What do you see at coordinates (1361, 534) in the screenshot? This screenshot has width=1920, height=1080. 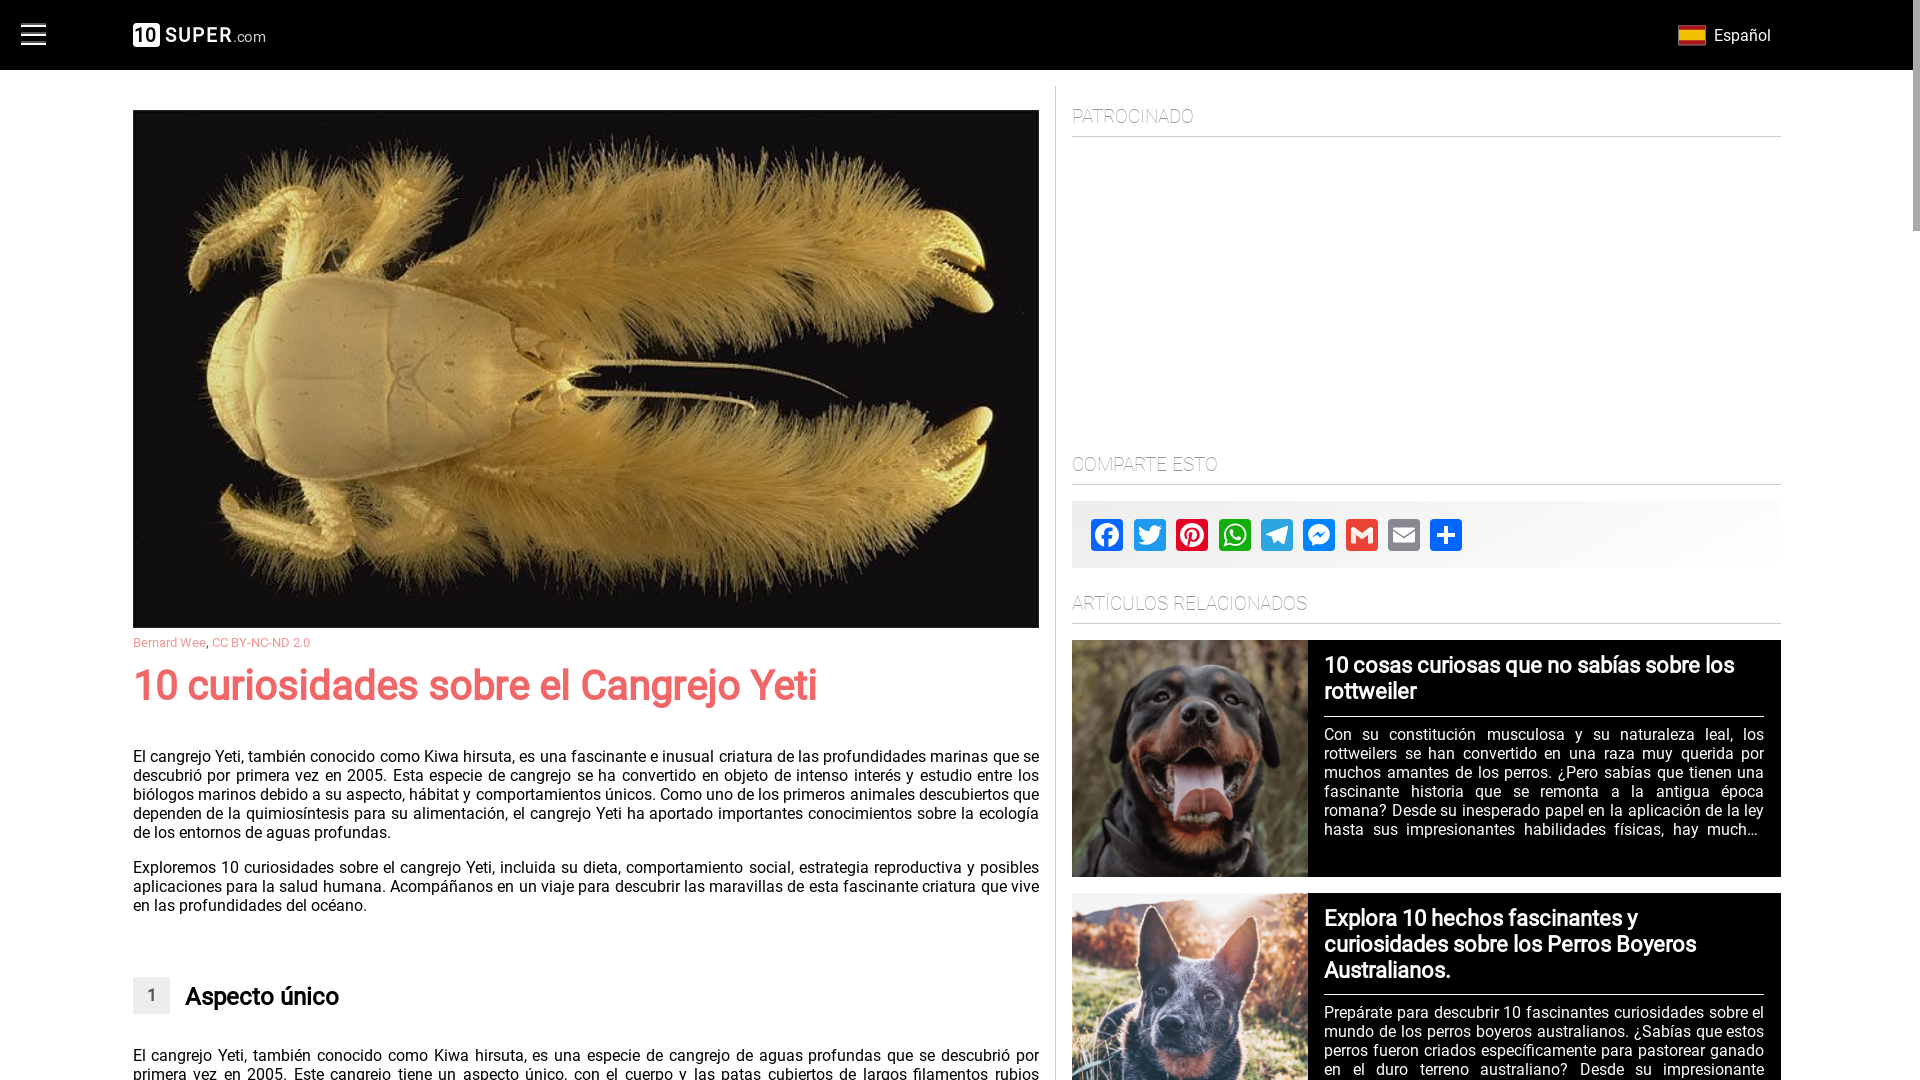 I see `'Gmail'` at bounding box center [1361, 534].